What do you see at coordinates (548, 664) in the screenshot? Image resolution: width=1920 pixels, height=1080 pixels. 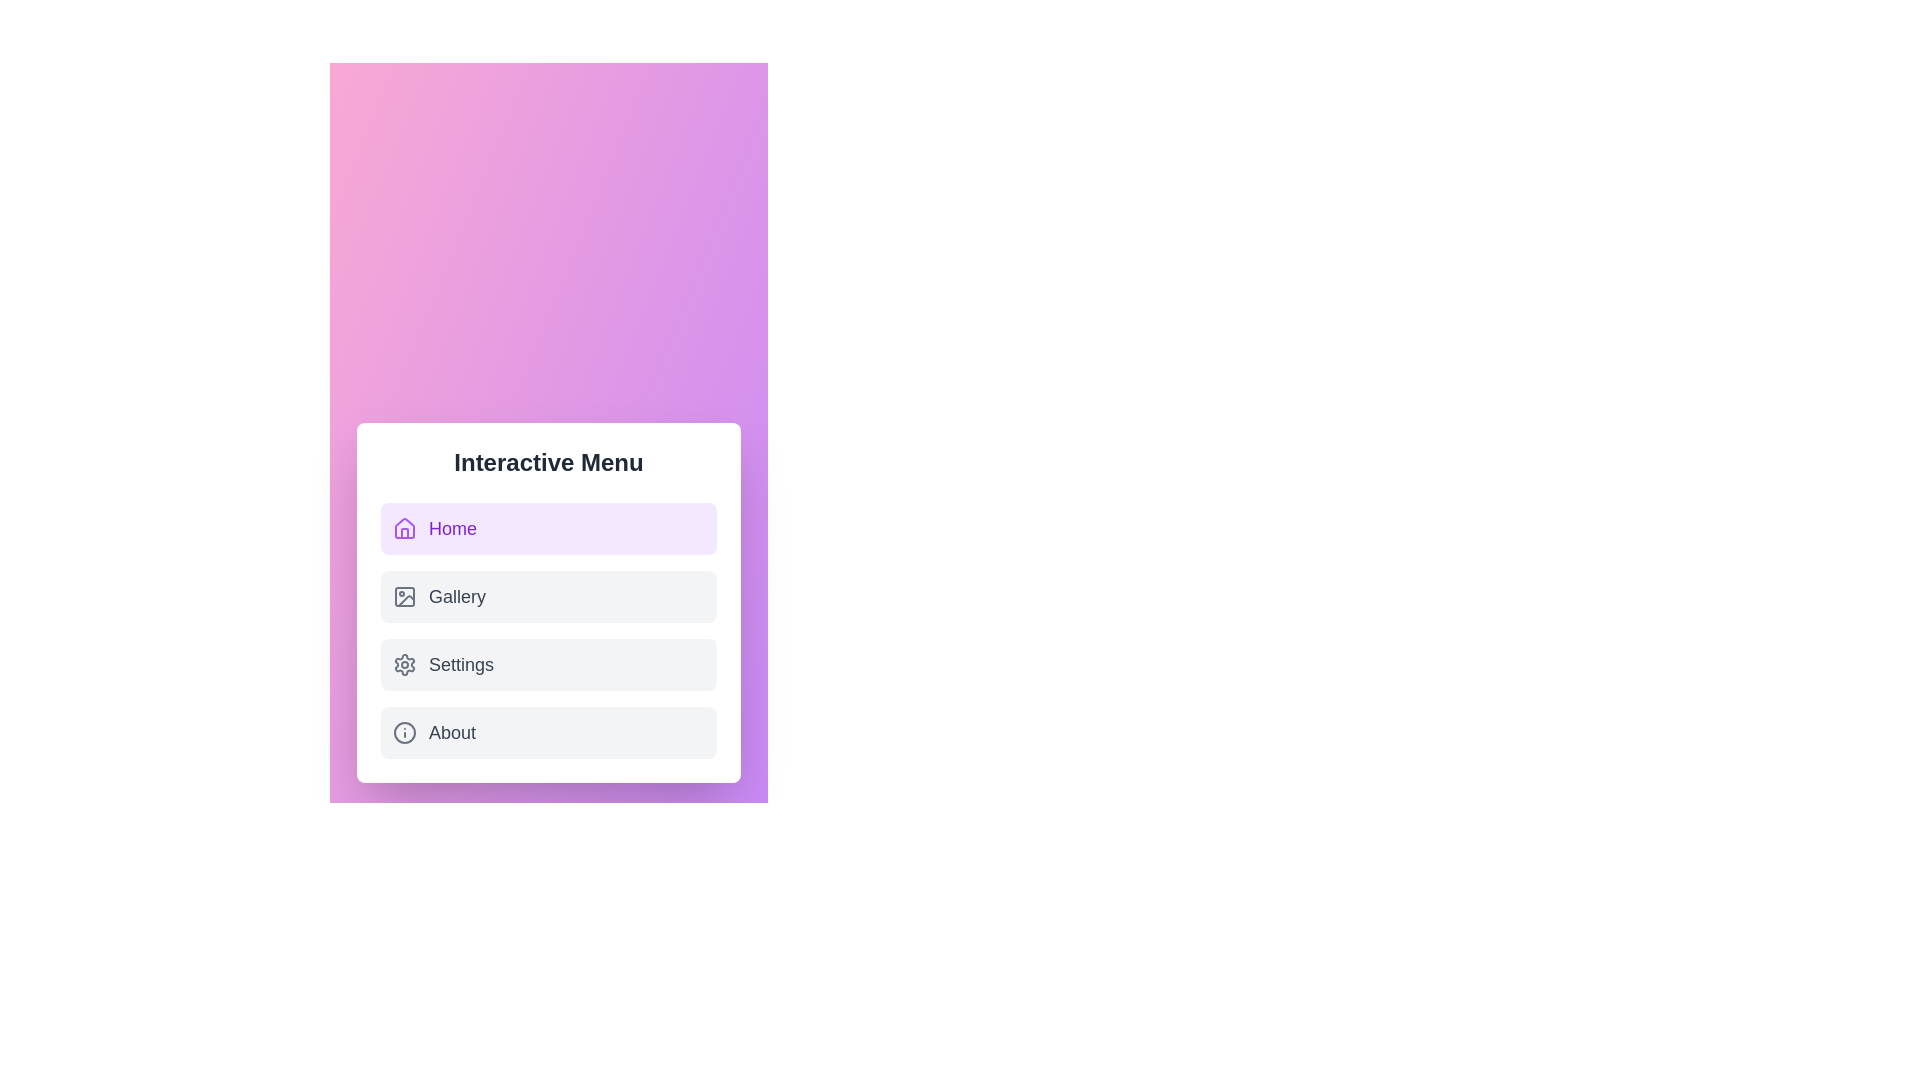 I see `the tab labeled Settings to switch to that tab` at bounding box center [548, 664].